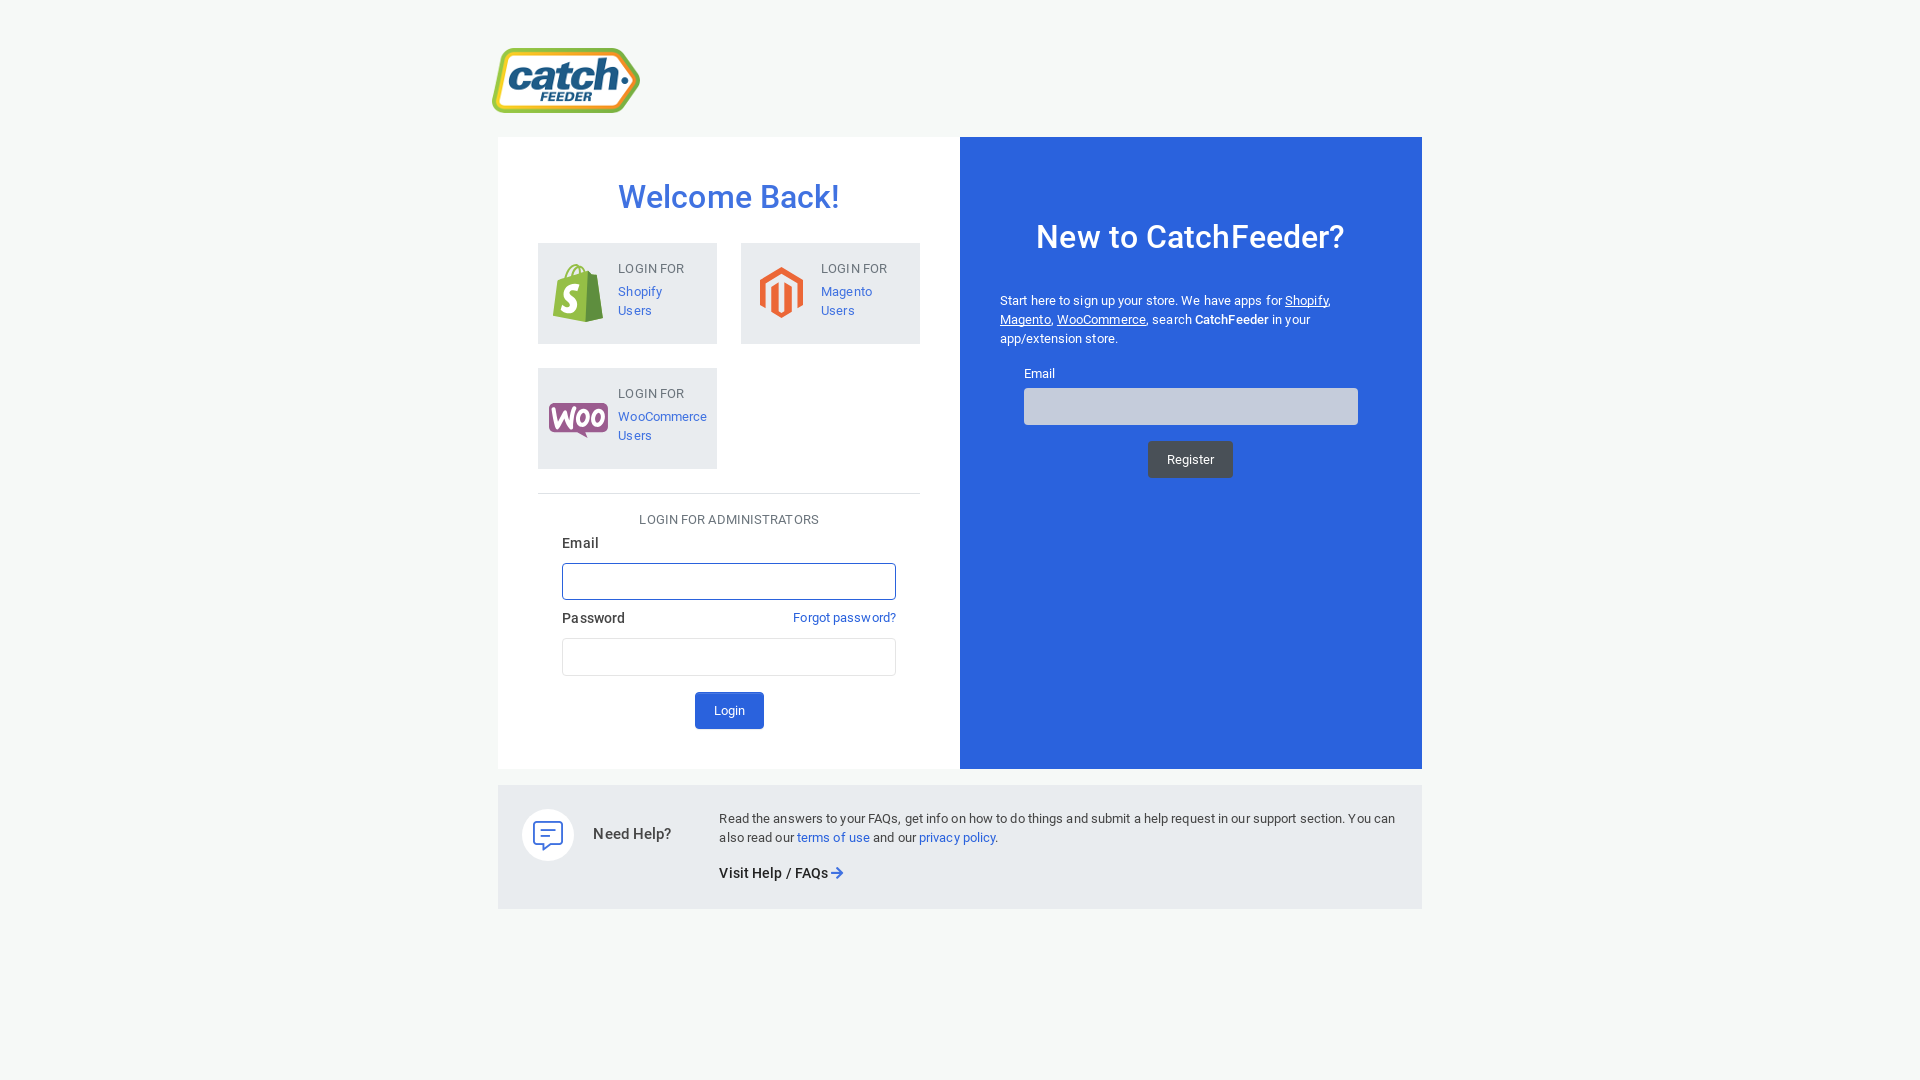  What do you see at coordinates (795, 837) in the screenshot?
I see `'terms of use'` at bounding box center [795, 837].